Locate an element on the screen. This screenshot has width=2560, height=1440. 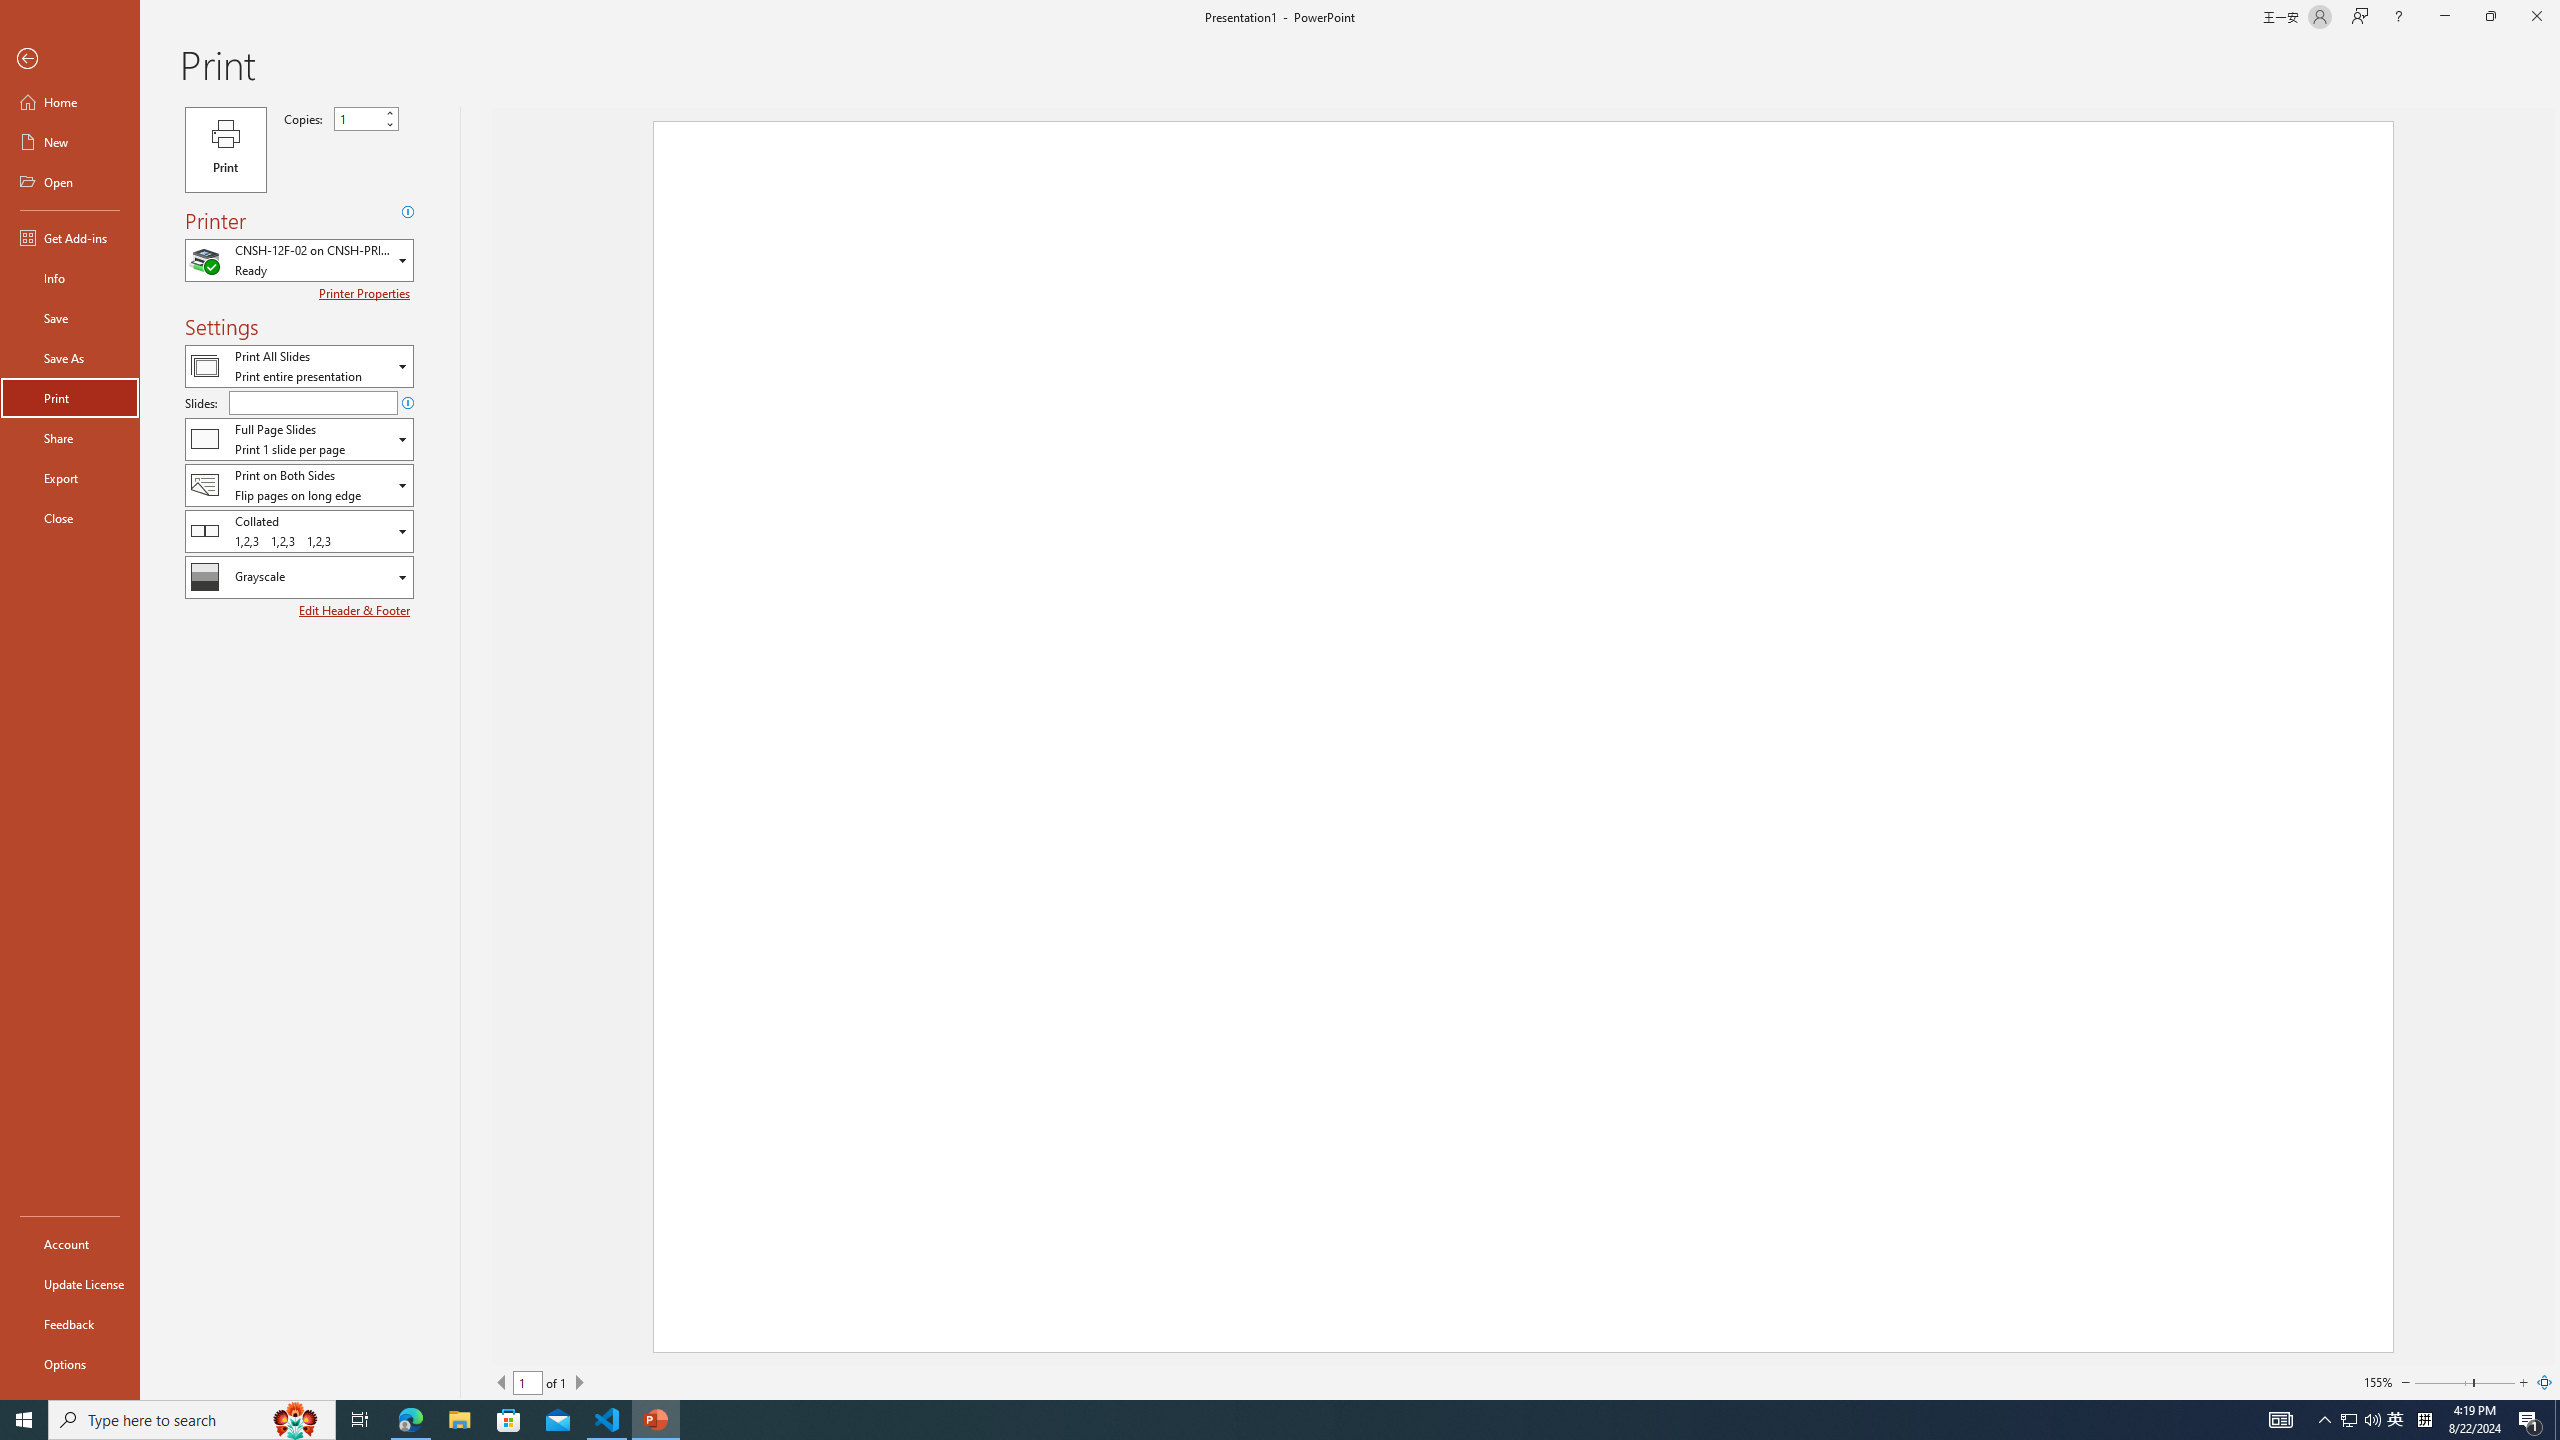
'Get Add-ins' is located at coordinates (69, 237).